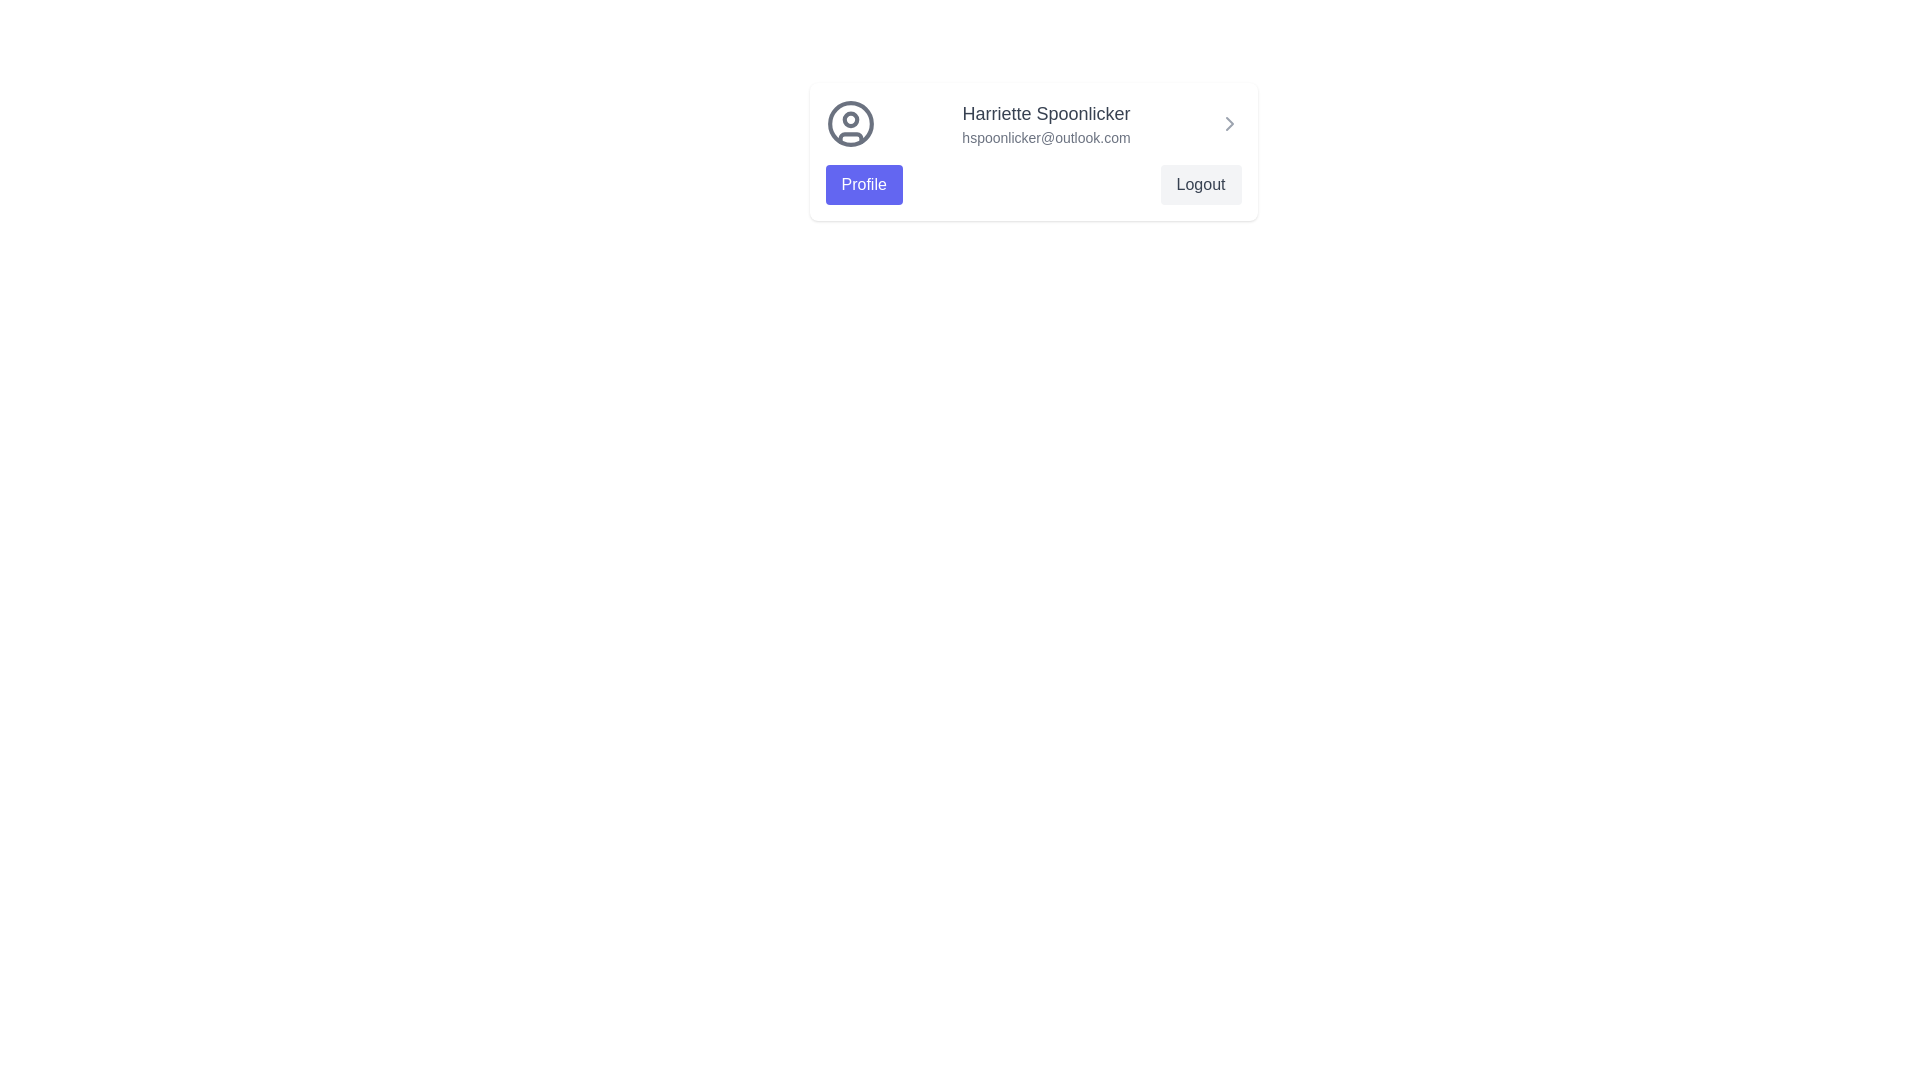 The width and height of the screenshot is (1920, 1080). What do you see at coordinates (1200, 185) in the screenshot?
I see `the 'Logout' button located in the top-right segment of the user profile panel to log out` at bounding box center [1200, 185].